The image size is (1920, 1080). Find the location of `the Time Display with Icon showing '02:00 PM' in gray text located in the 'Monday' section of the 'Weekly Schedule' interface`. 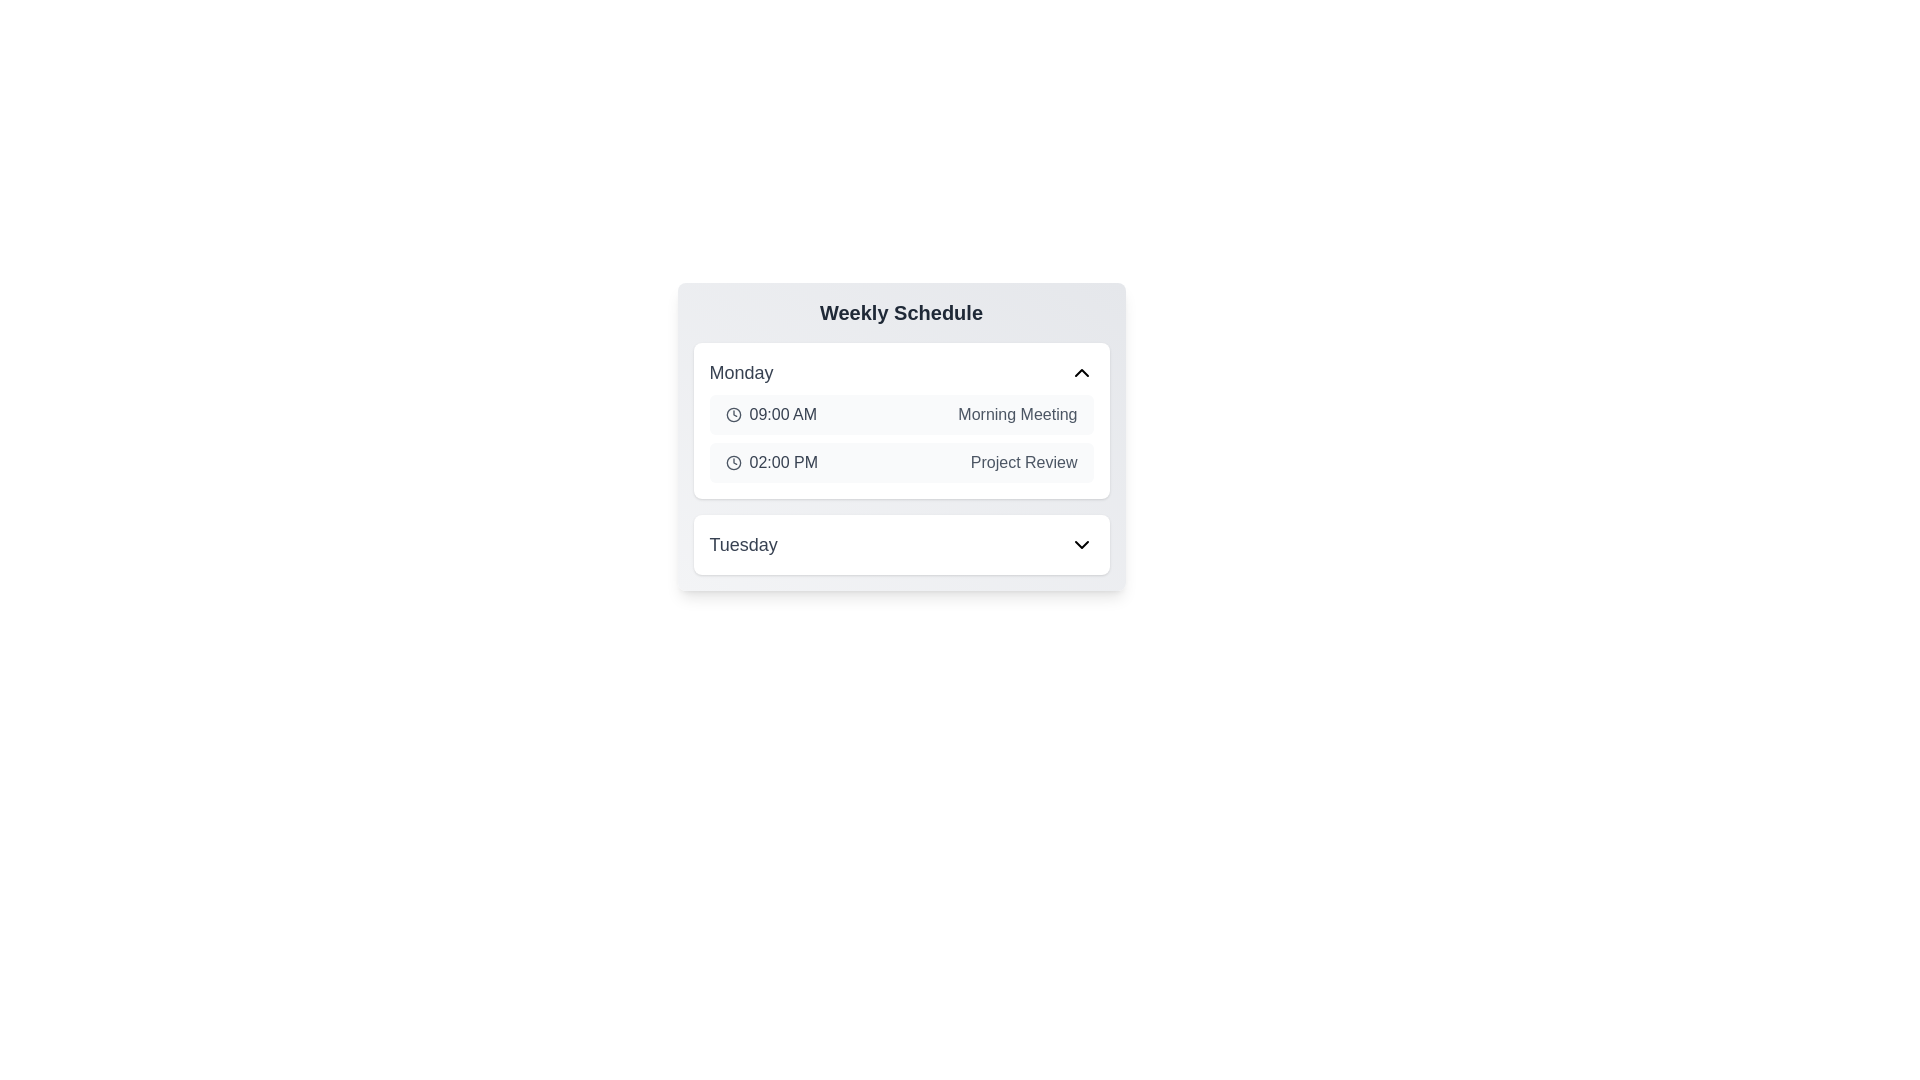

the Time Display with Icon showing '02:00 PM' in gray text located in the 'Monday' section of the 'Weekly Schedule' interface is located at coordinates (770, 462).